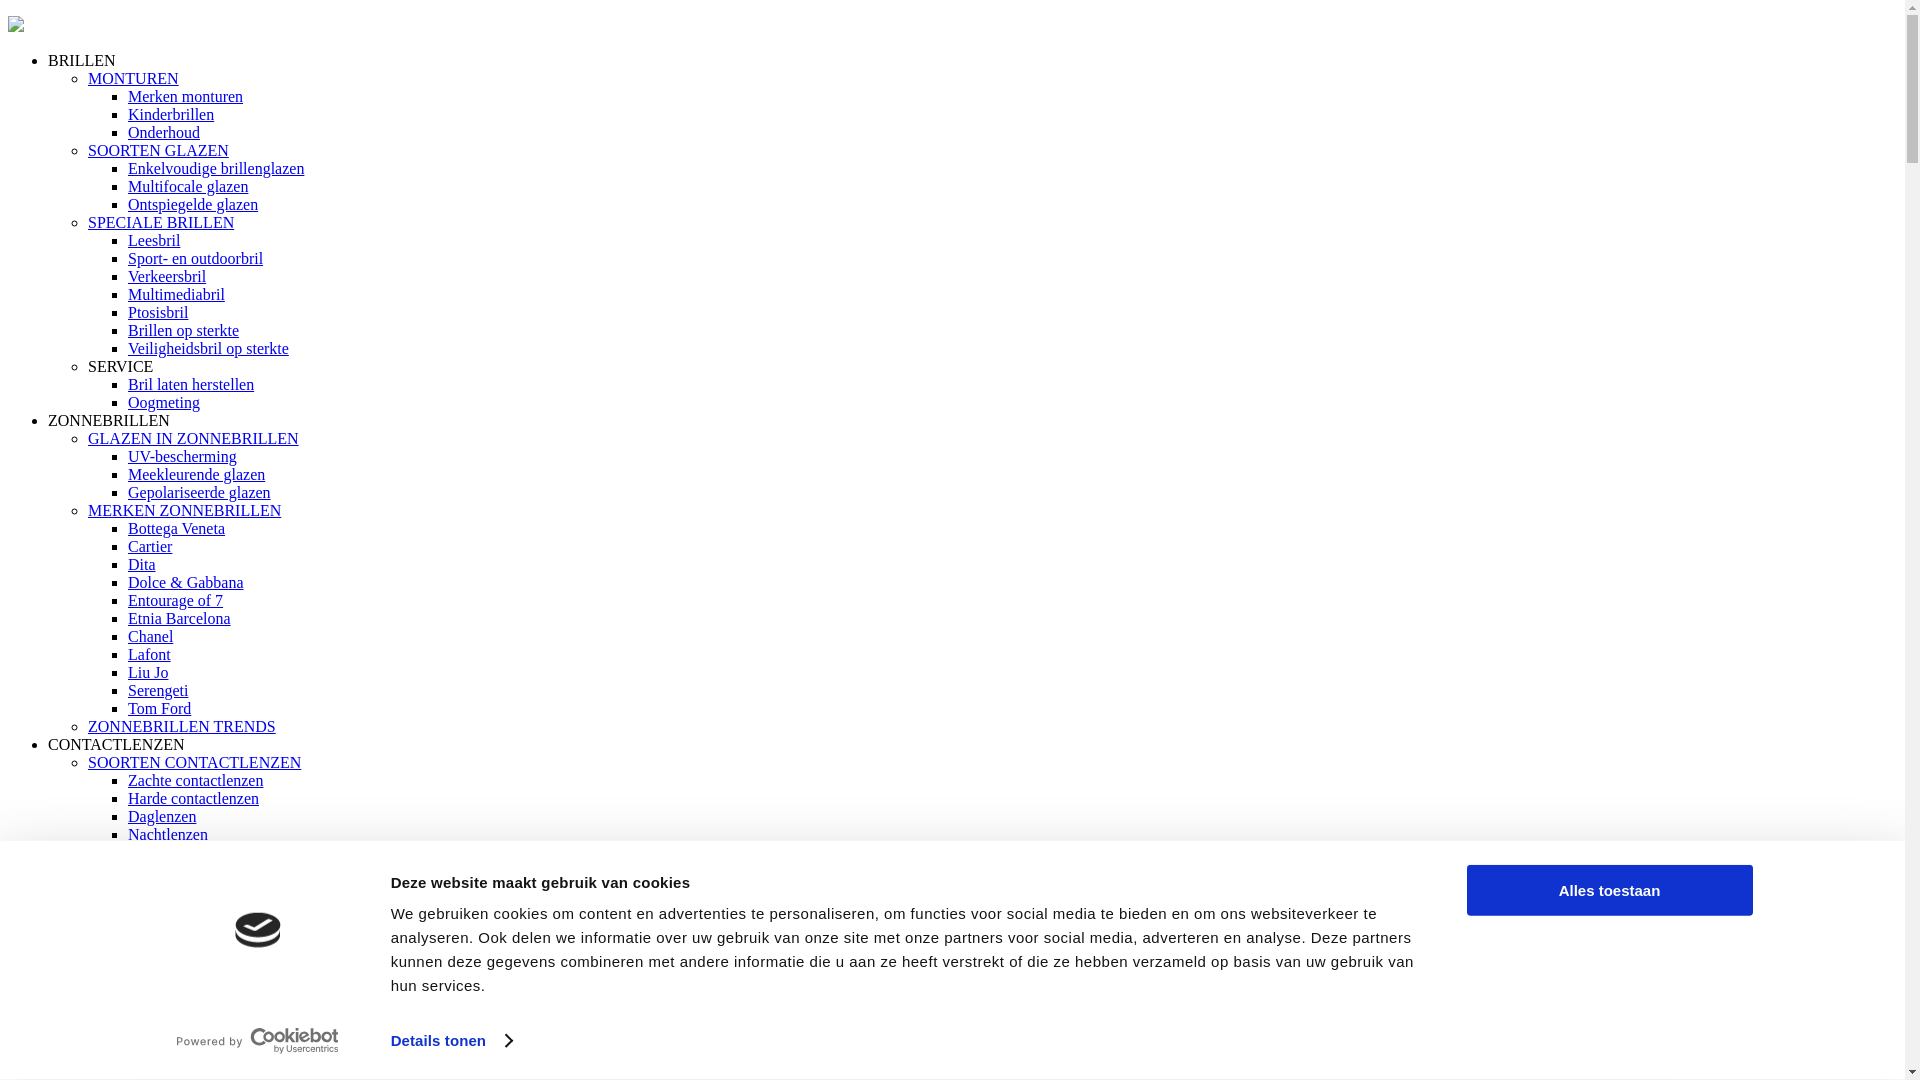  Describe the element at coordinates (216, 167) in the screenshot. I see `'Enkelvoudige brillenglazen'` at that location.